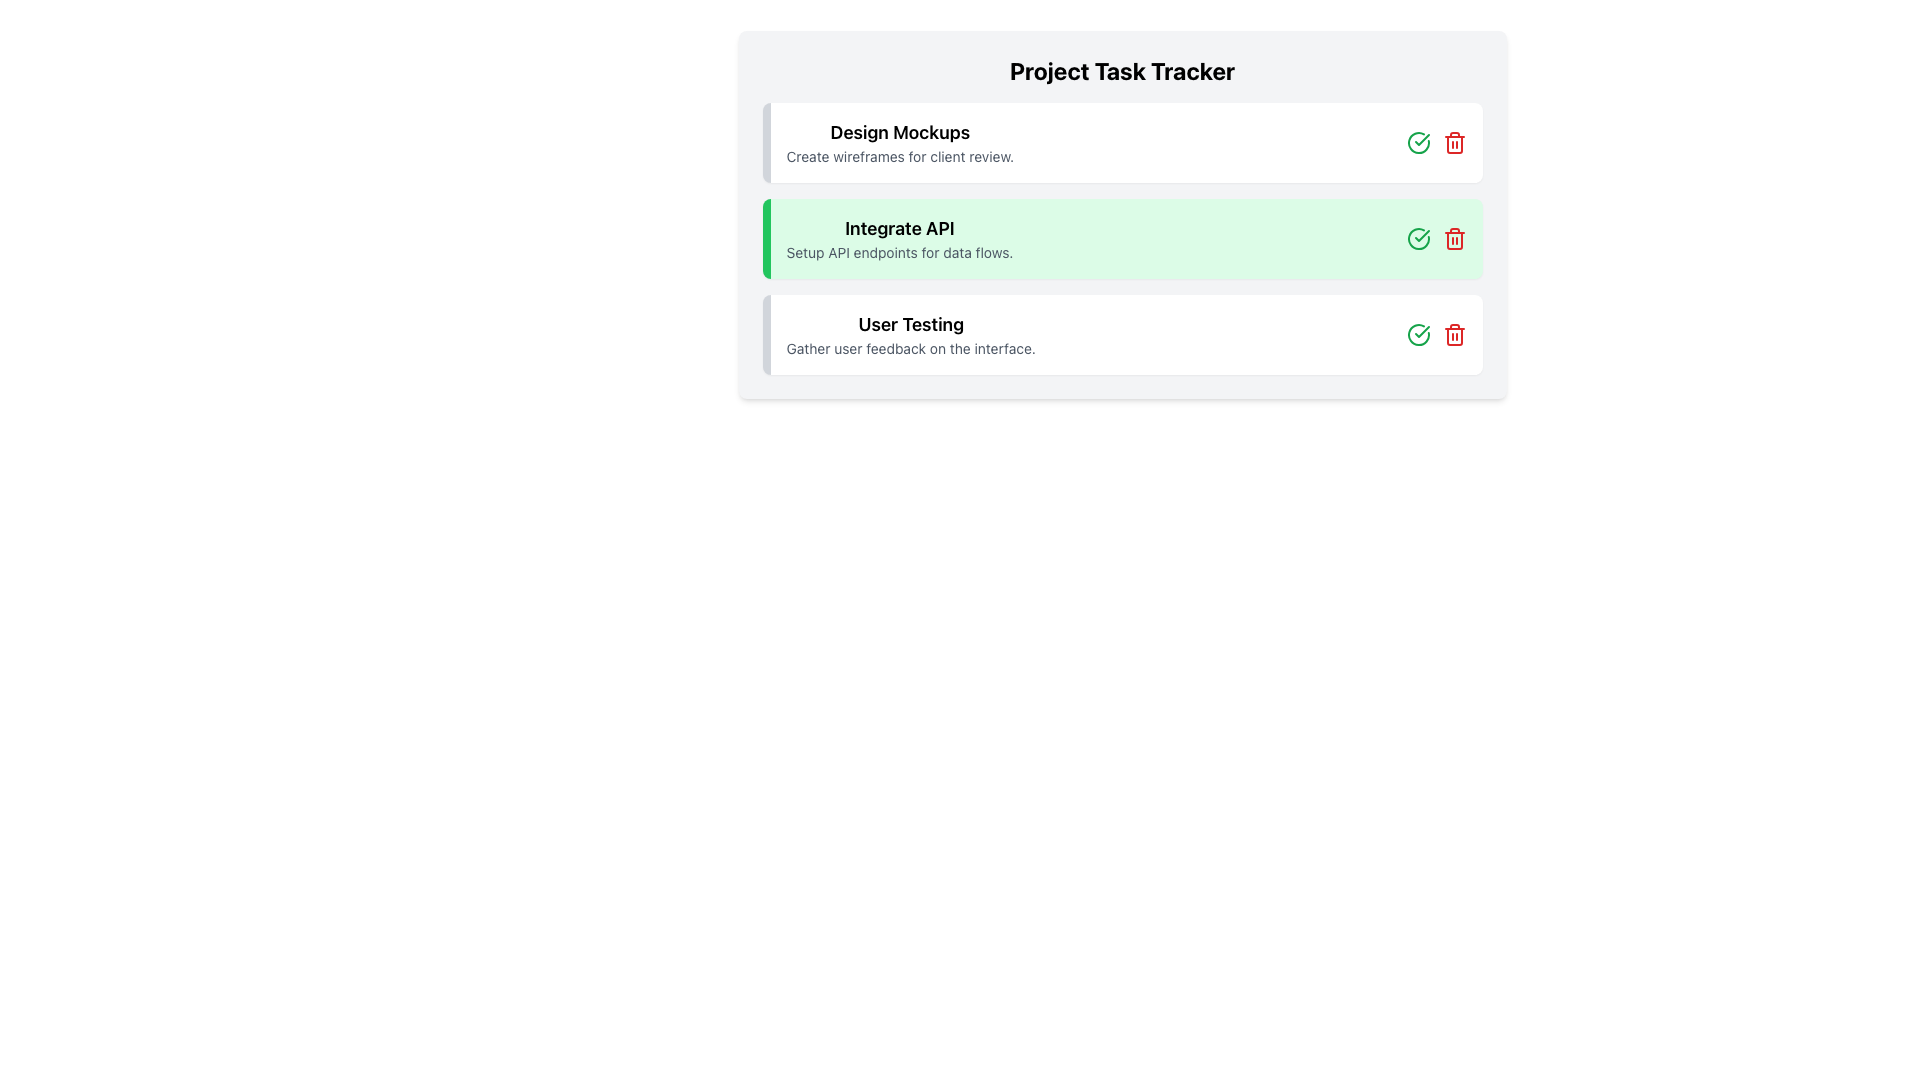 The image size is (1920, 1080). What do you see at coordinates (1122, 238) in the screenshot?
I see `task information from the second item in the 'Project Task Tracker' section, which is positioned between 'Design Mockups' and 'User Testing'` at bounding box center [1122, 238].